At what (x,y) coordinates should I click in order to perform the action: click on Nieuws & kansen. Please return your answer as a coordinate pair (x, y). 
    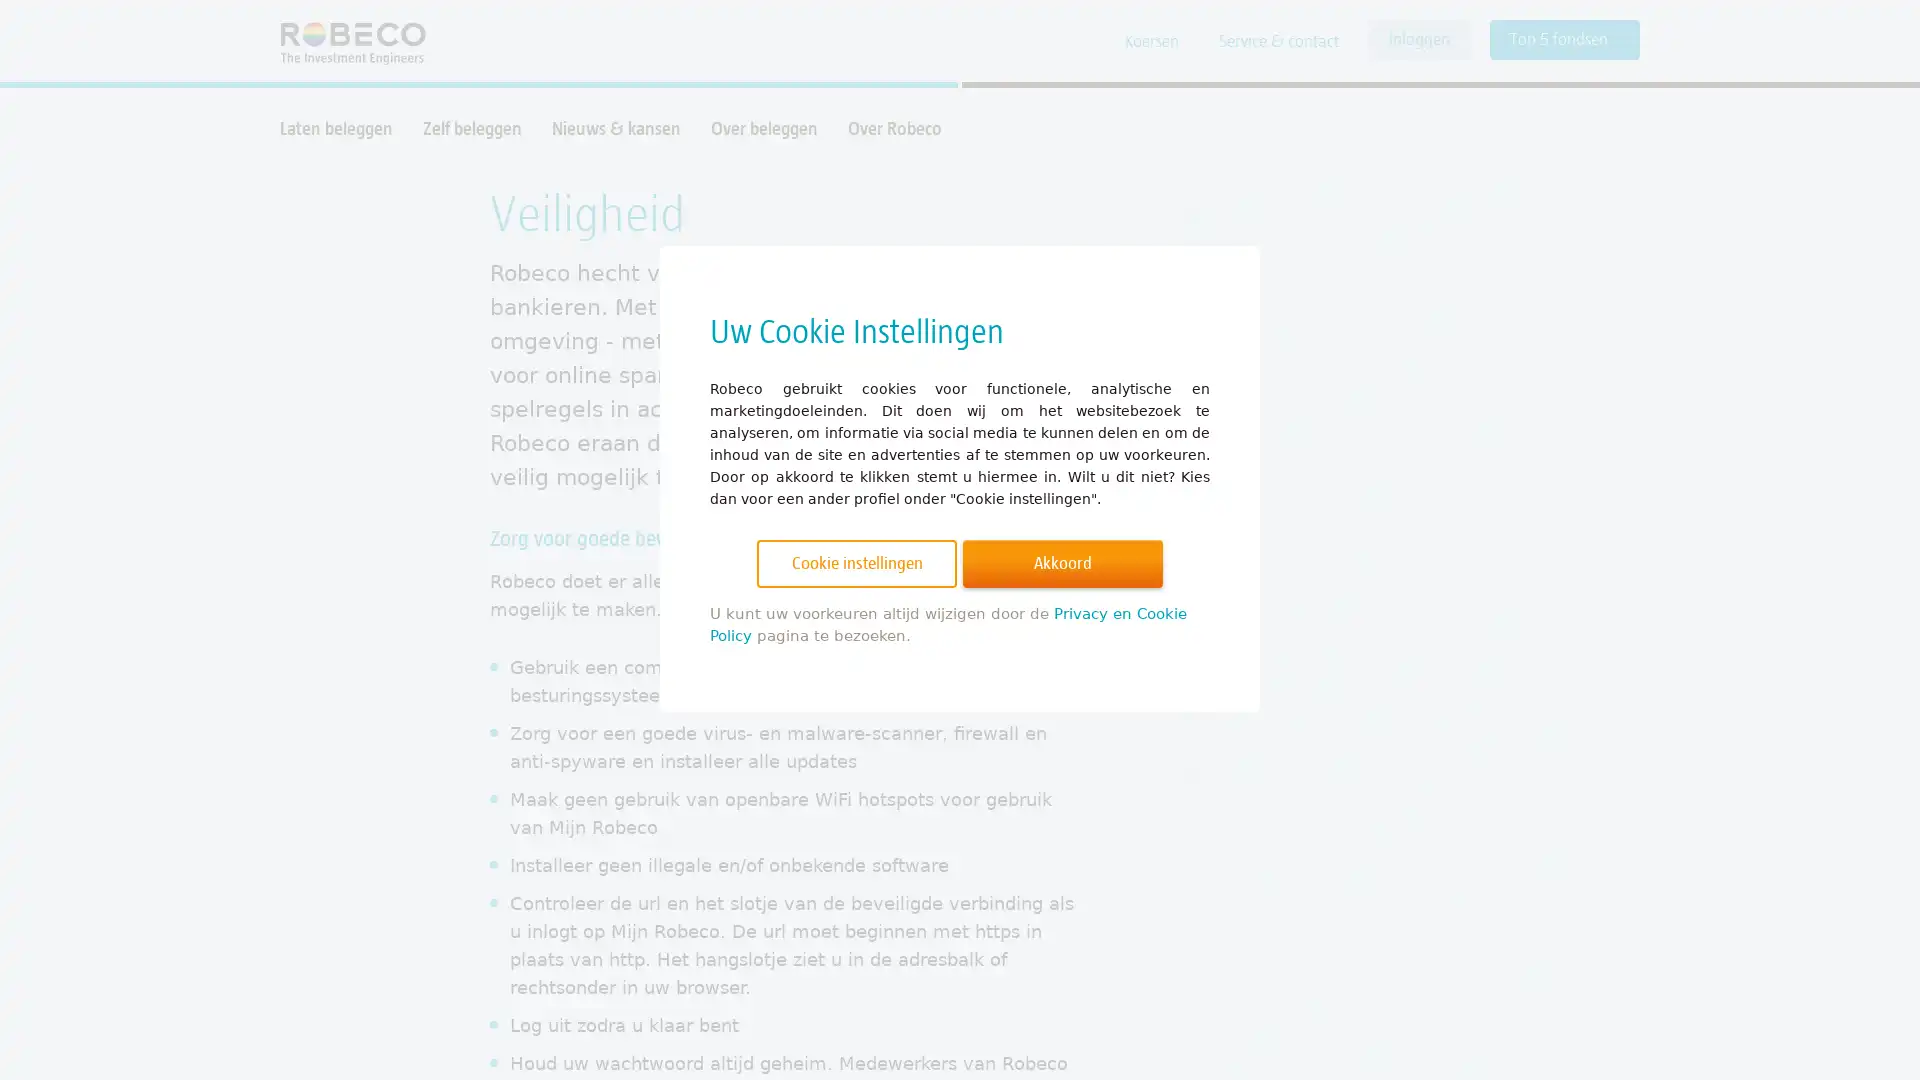
    Looking at the image, I should click on (615, 128).